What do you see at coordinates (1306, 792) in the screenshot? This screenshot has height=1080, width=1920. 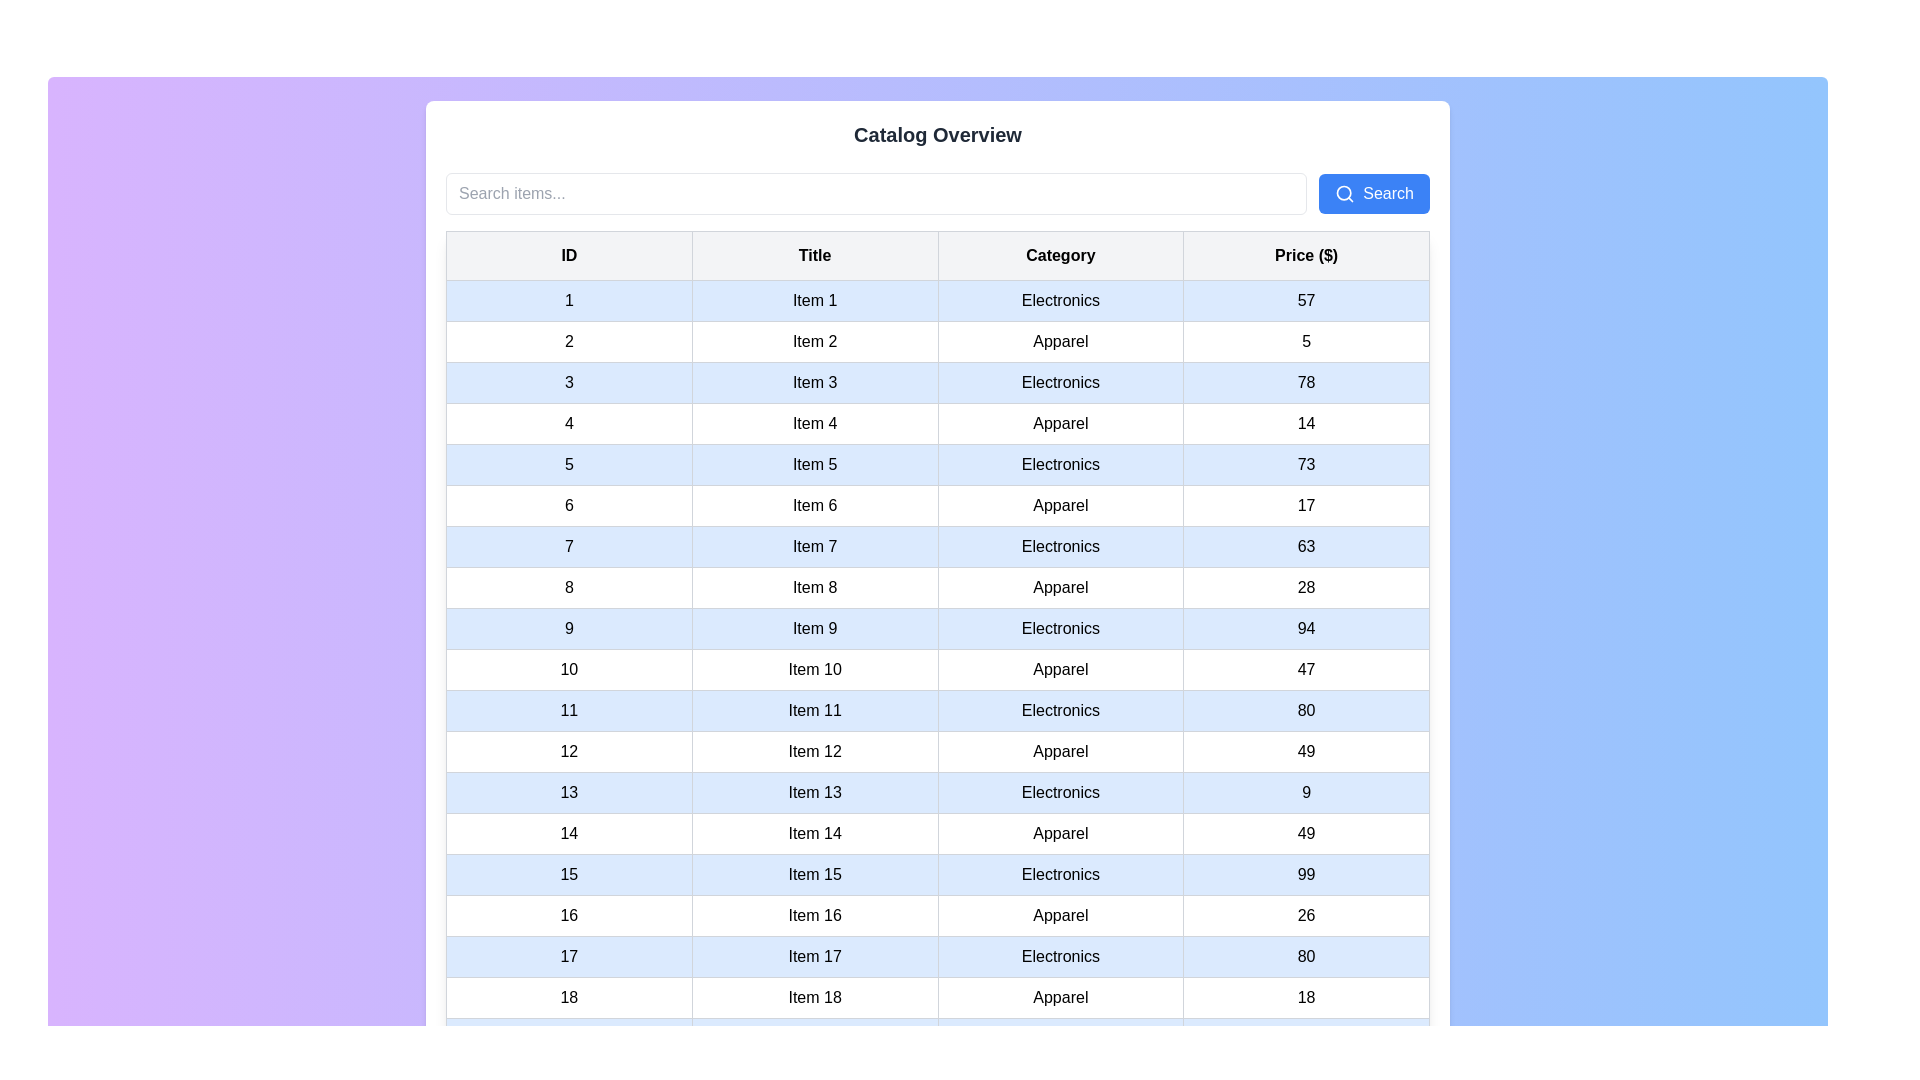 I see `the content of the Text cell displaying the number '9' under the 'Price ($)' header in the table row corresponding to Item 13` at bounding box center [1306, 792].